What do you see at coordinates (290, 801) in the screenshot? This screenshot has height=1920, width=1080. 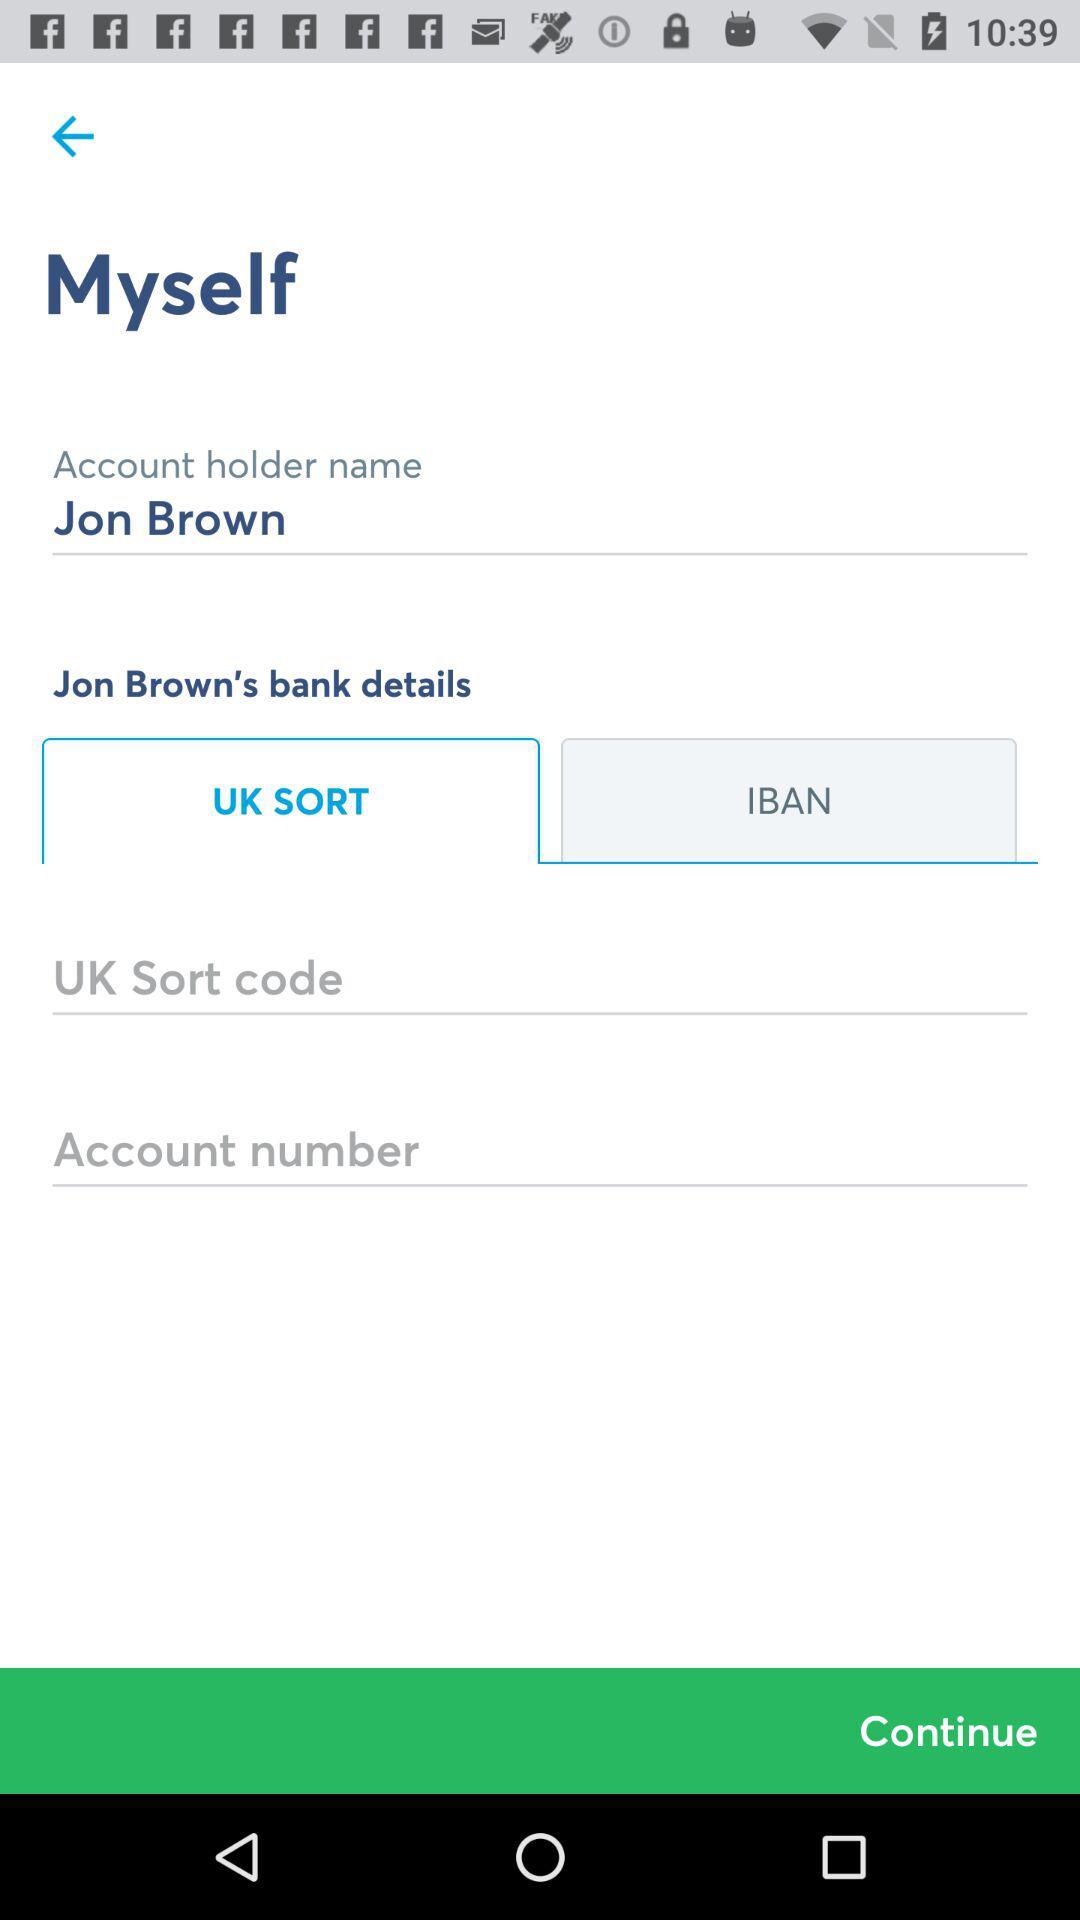 I see `the item next to the iban` at bounding box center [290, 801].